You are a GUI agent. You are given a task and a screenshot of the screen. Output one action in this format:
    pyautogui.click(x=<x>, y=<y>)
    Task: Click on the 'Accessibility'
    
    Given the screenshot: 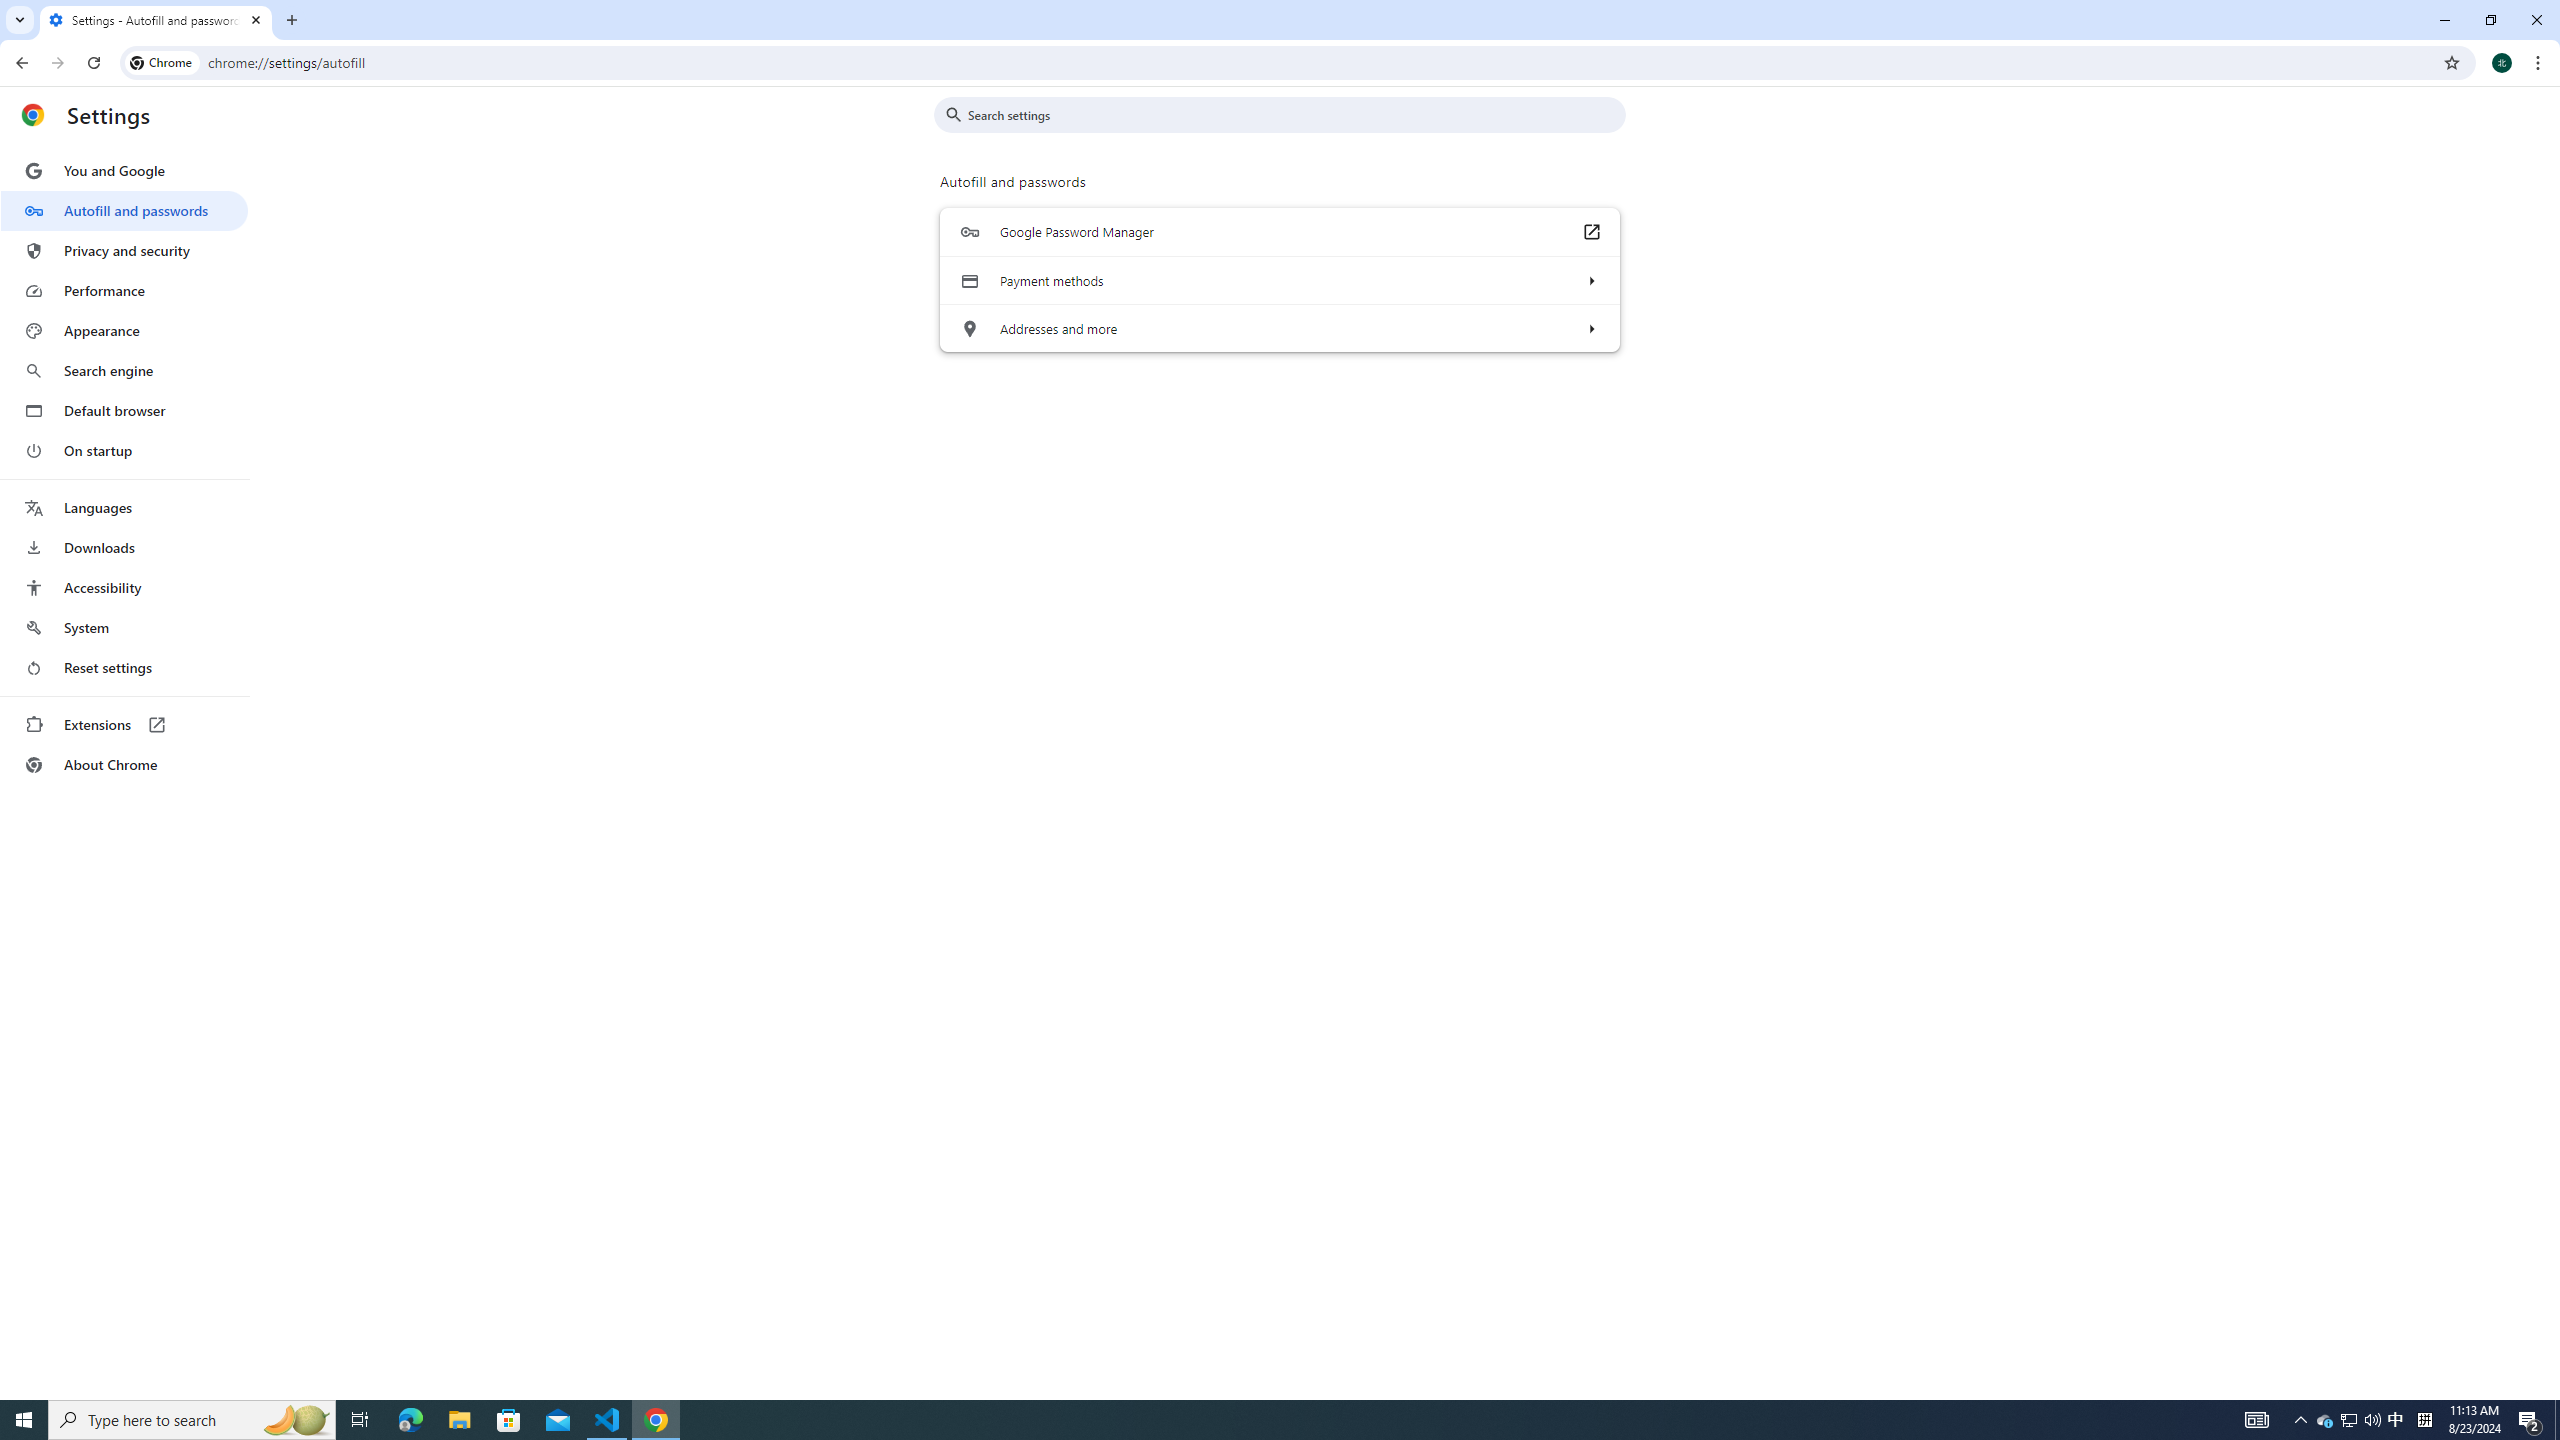 What is the action you would take?
    pyautogui.click(x=123, y=586)
    